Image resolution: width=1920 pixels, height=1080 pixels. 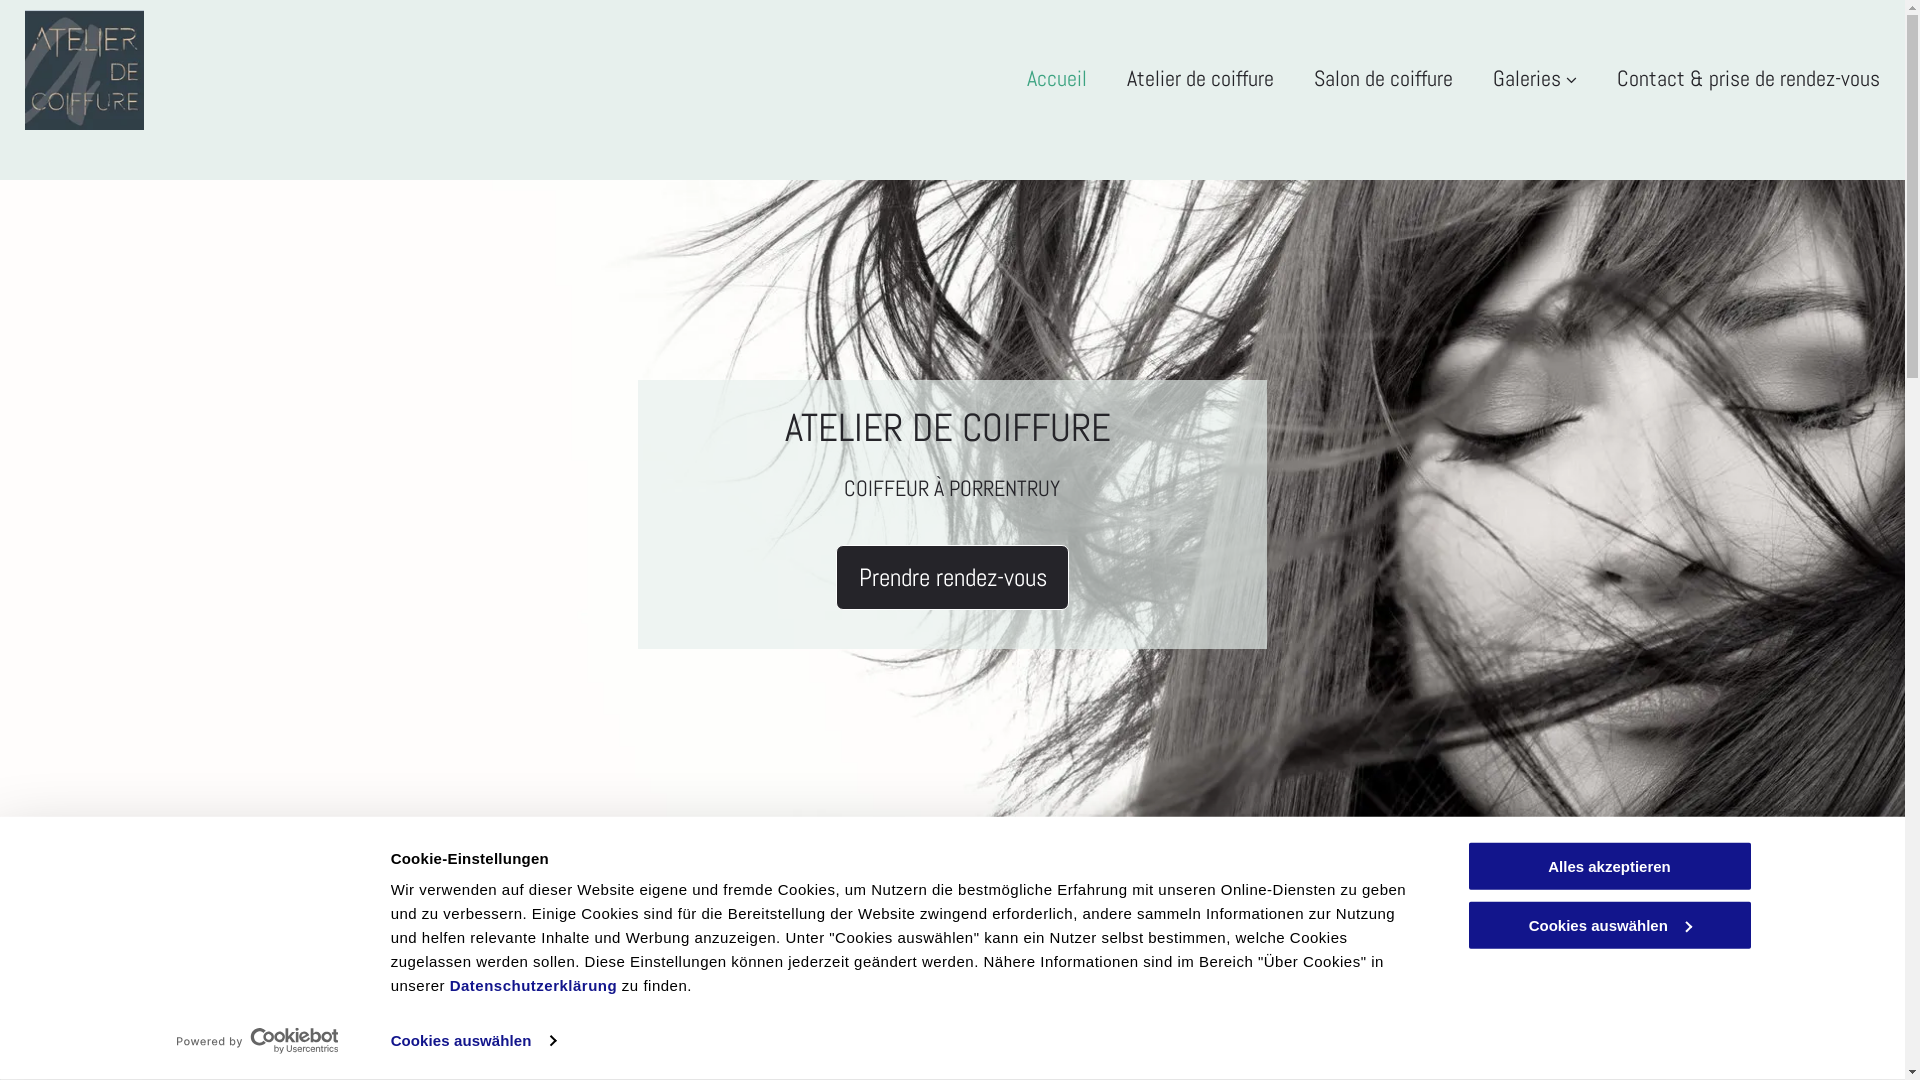 What do you see at coordinates (1492, 75) in the screenshot?
I see `'Galeries'` at bounding box center [1492, 75].